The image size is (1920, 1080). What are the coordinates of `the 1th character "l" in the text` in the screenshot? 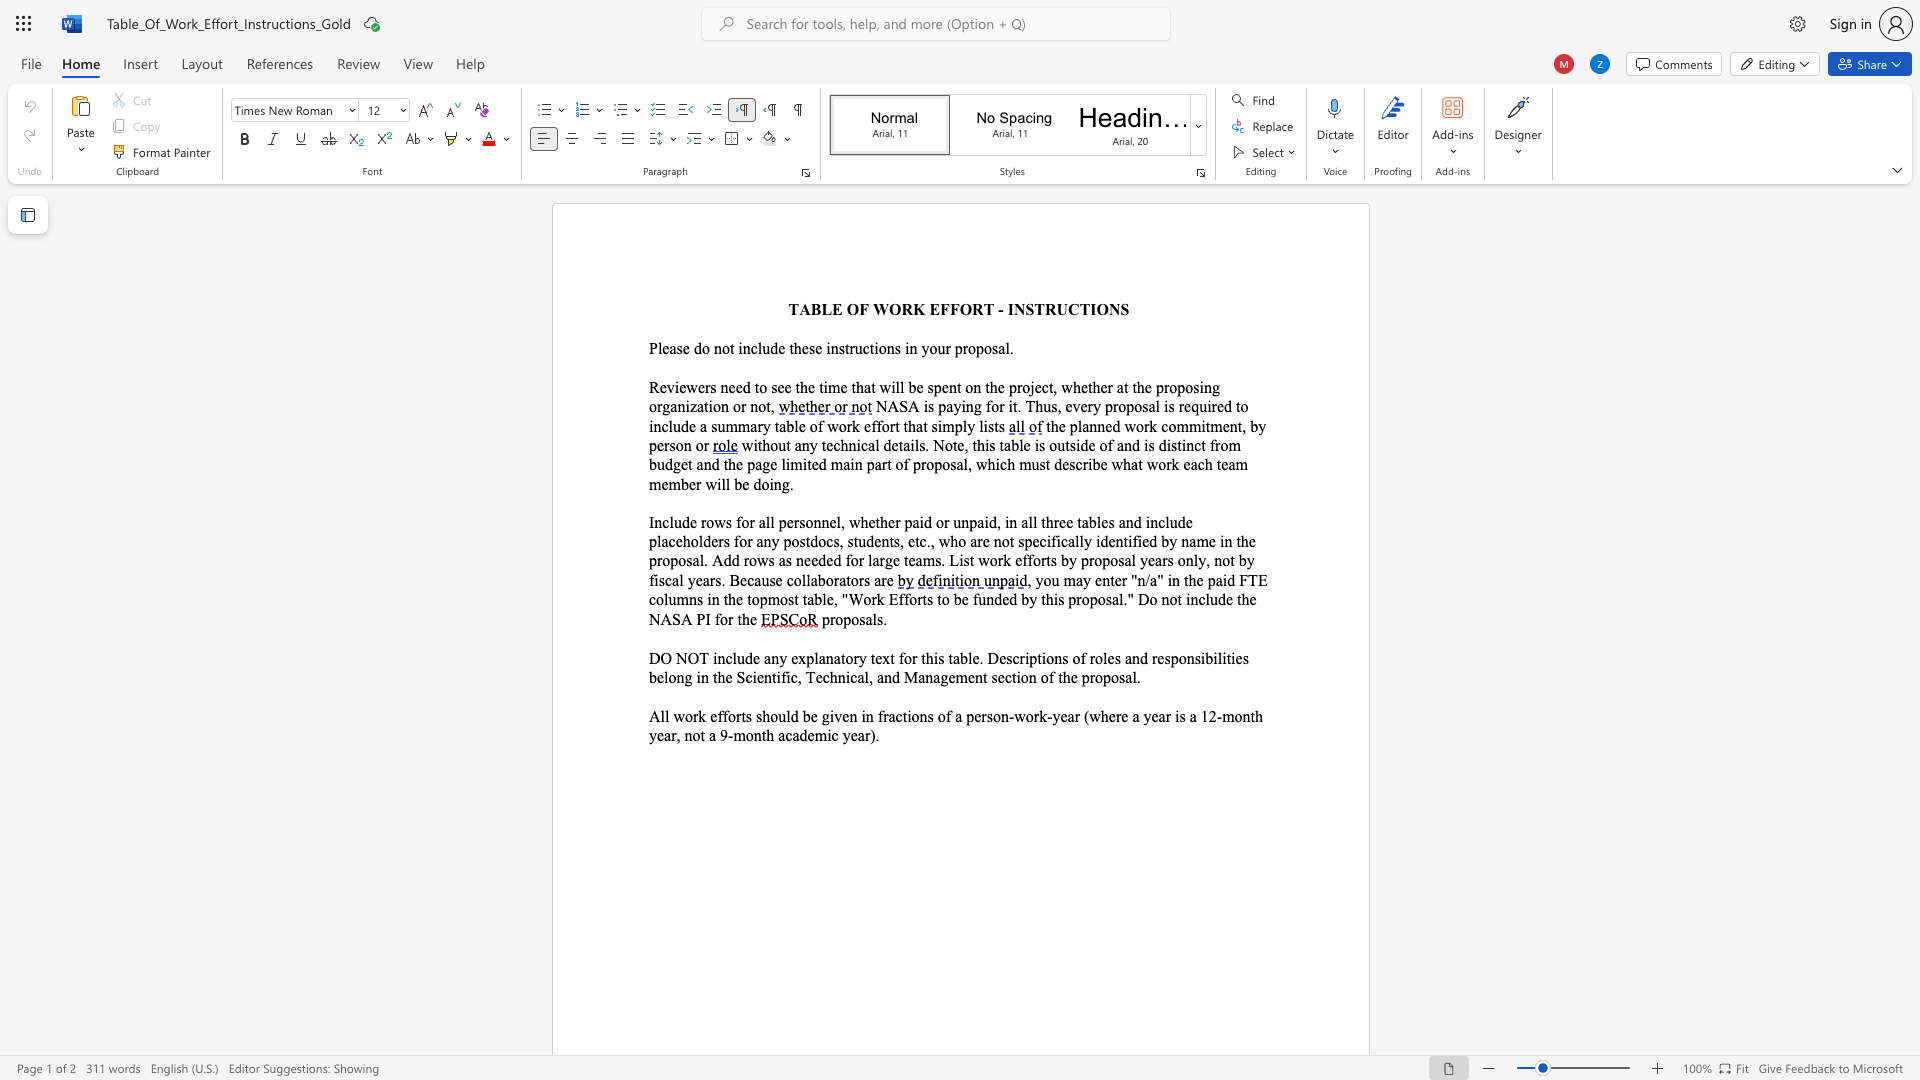 It's located at (671, 521).